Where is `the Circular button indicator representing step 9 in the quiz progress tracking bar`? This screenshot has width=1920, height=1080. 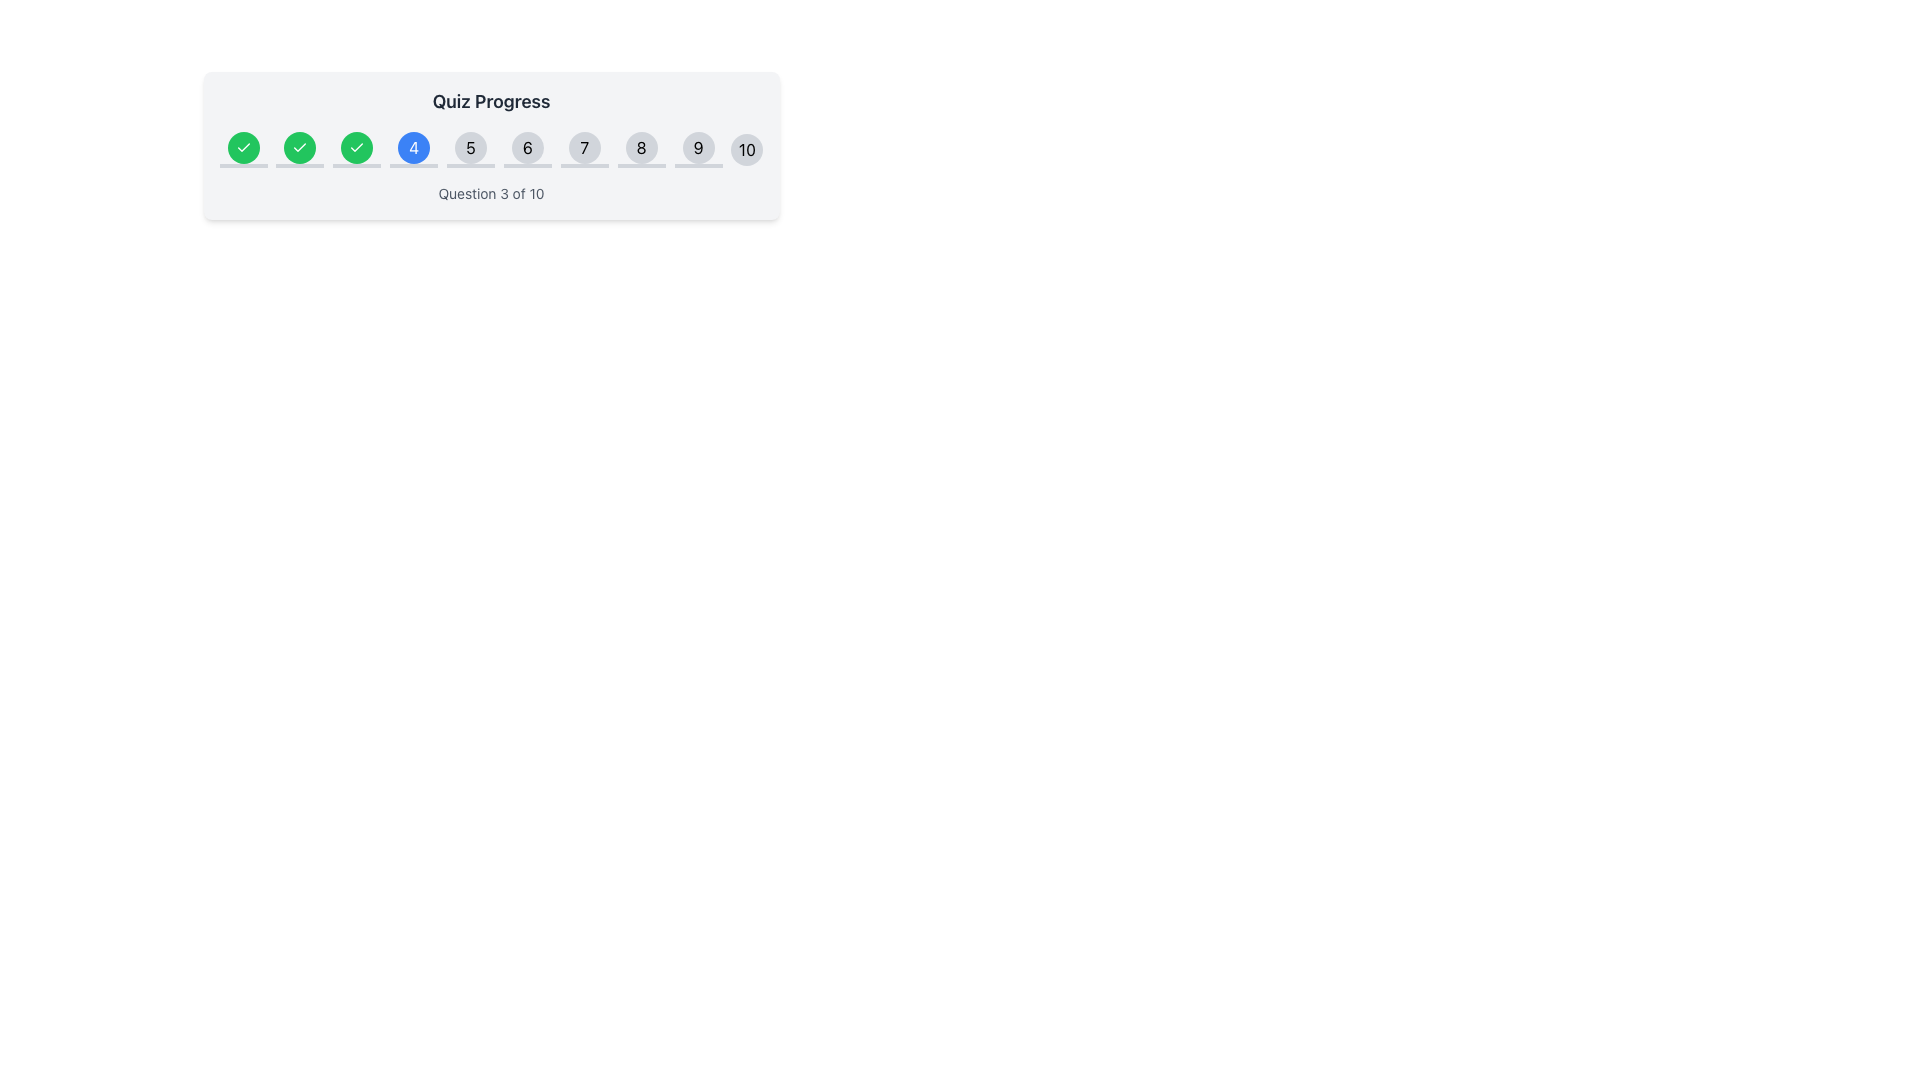
the Circular button indicator representing step 9 in the quiz progress tracking bar is located at coordinates (698, 146).